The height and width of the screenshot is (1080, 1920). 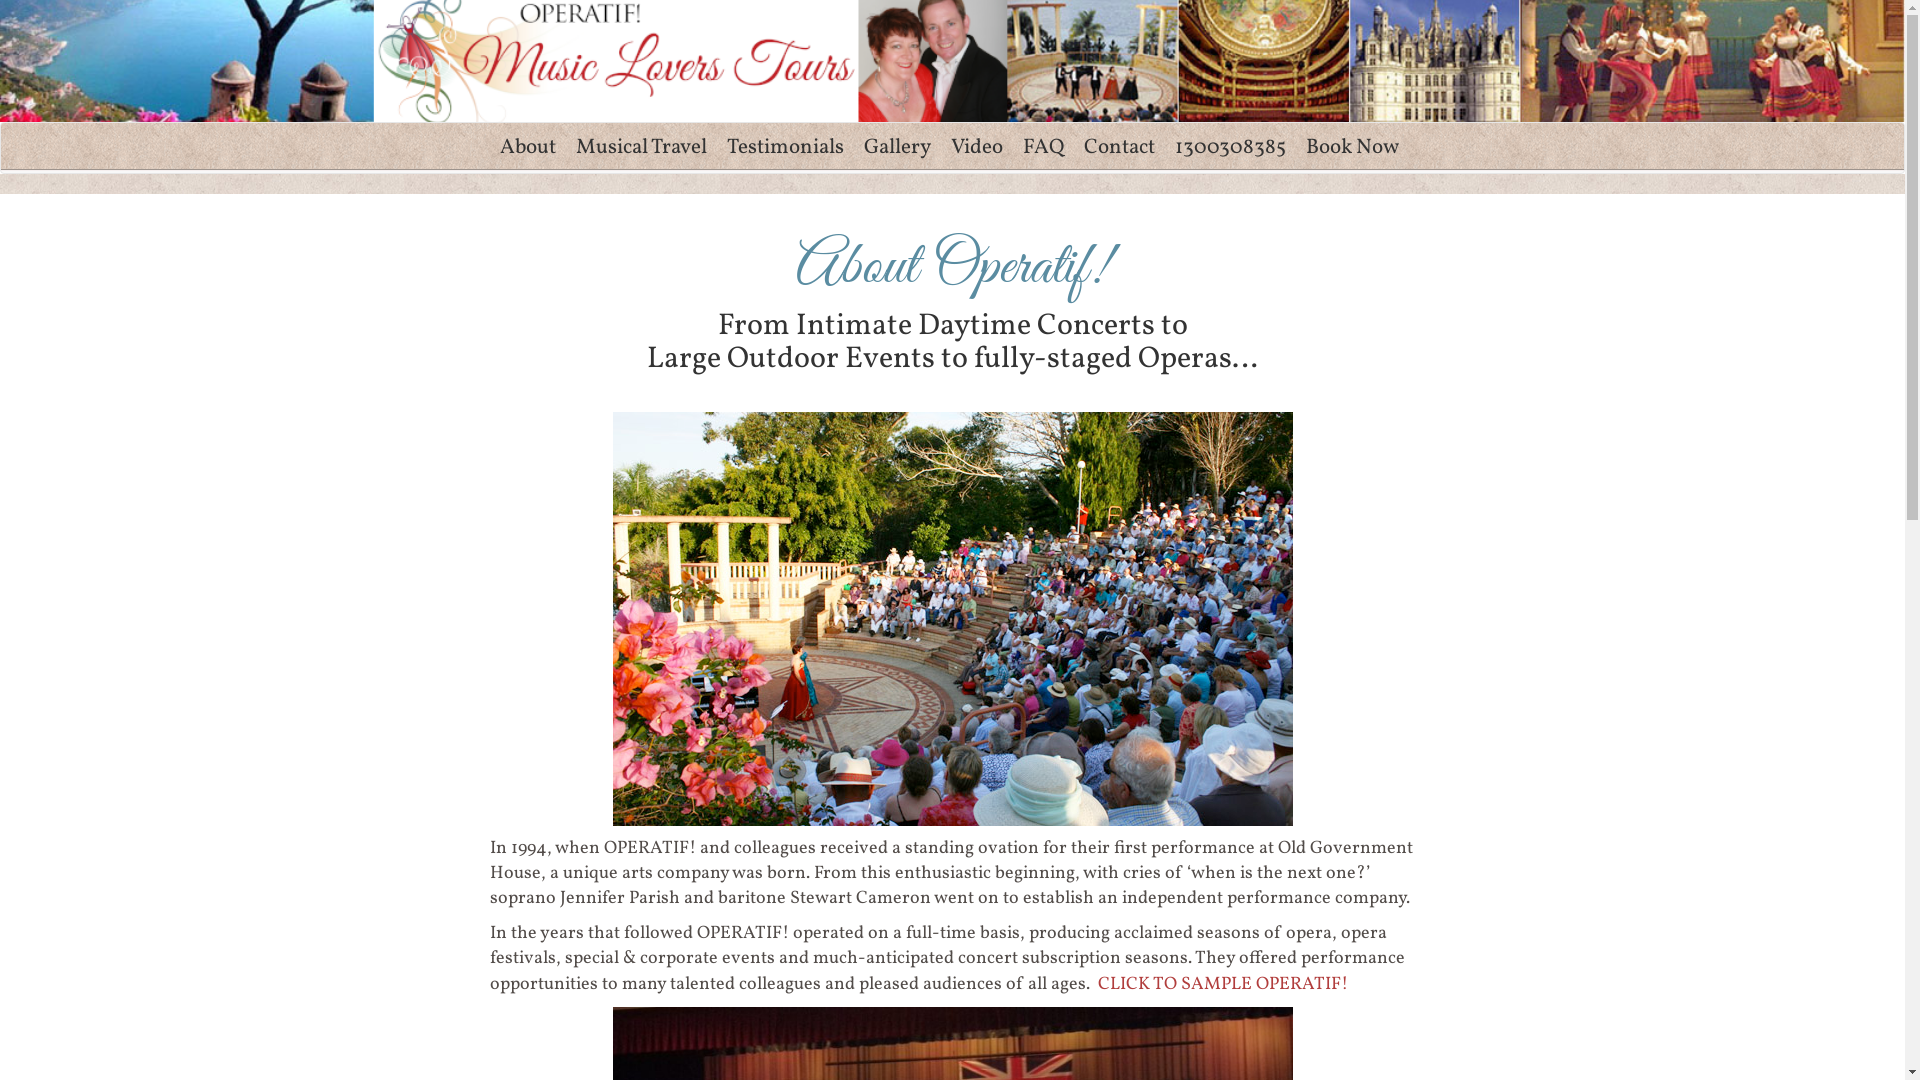 What do you see at coordinates (641, 146) in the screenshot?
I see `'Musical Travel'` at bounding box center [641, 146].